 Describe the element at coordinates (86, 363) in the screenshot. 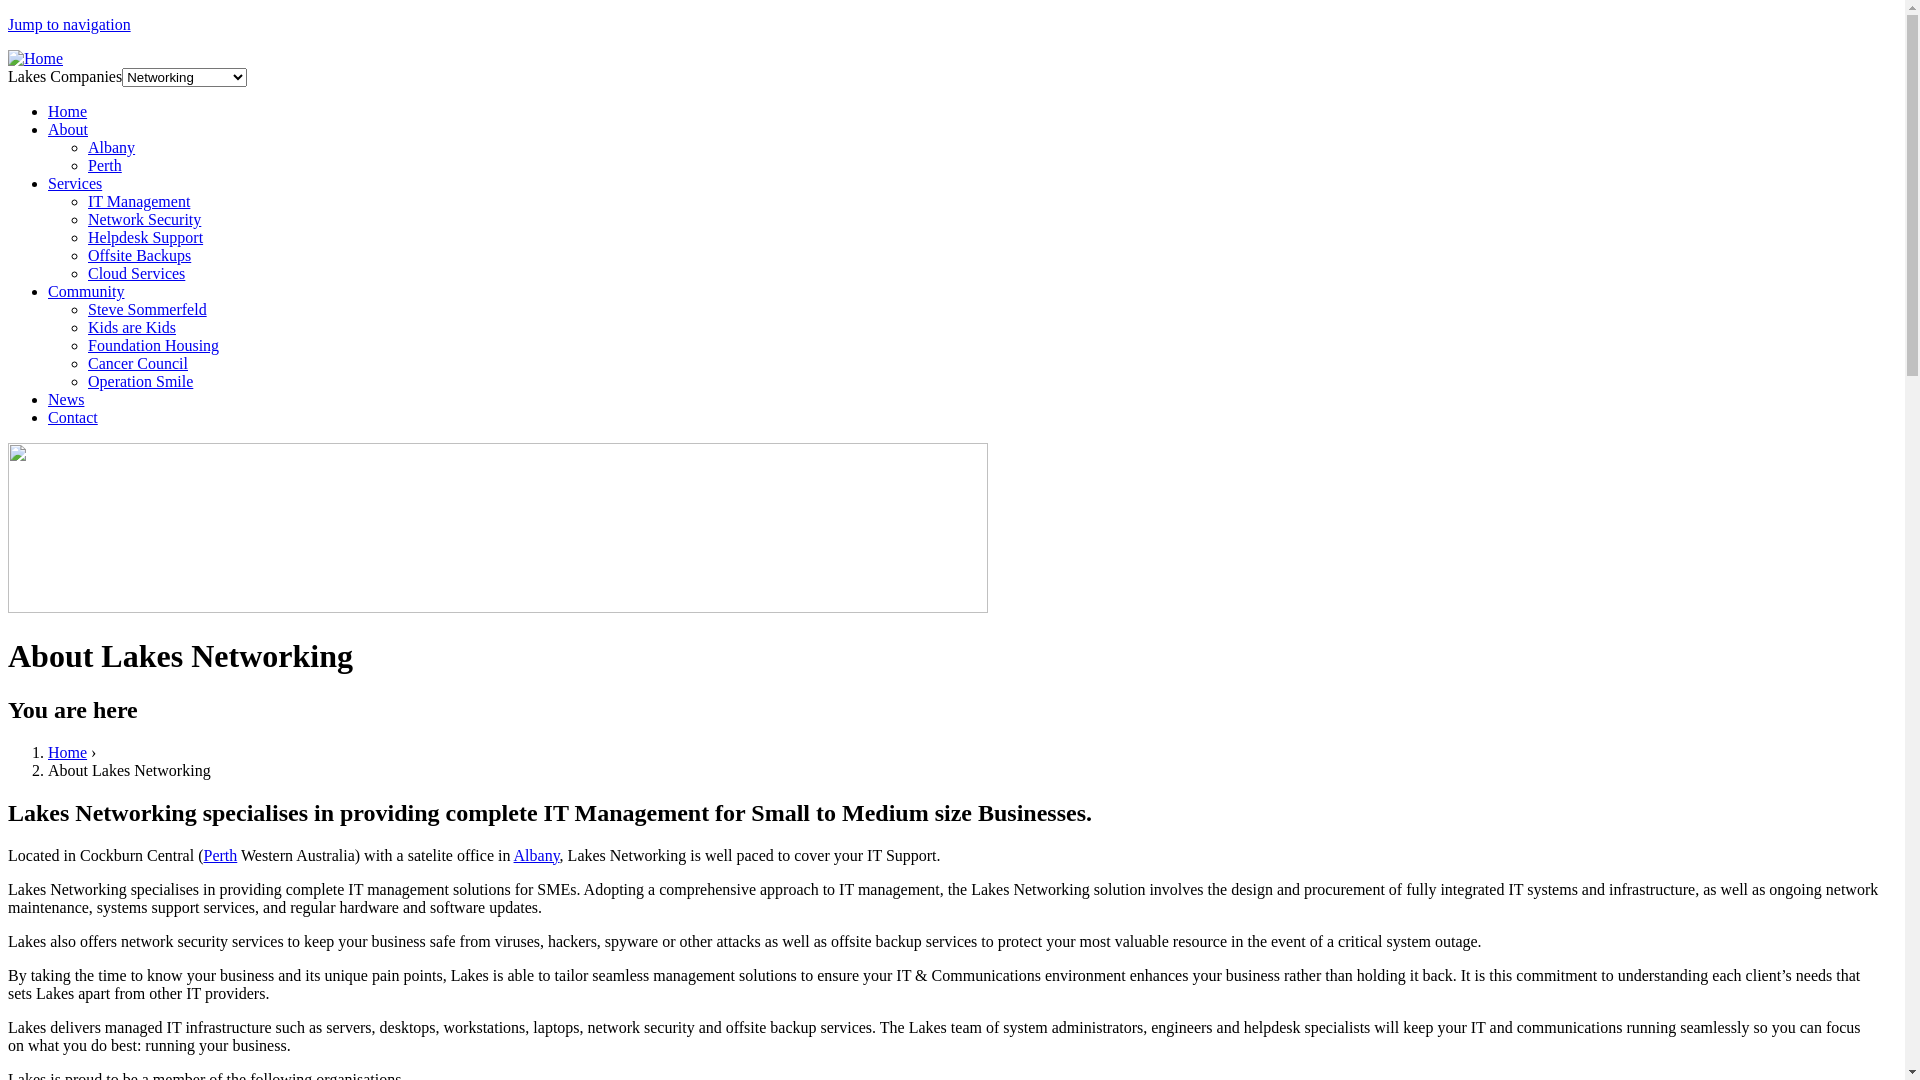

I see `'Cancer Council'` at that location.